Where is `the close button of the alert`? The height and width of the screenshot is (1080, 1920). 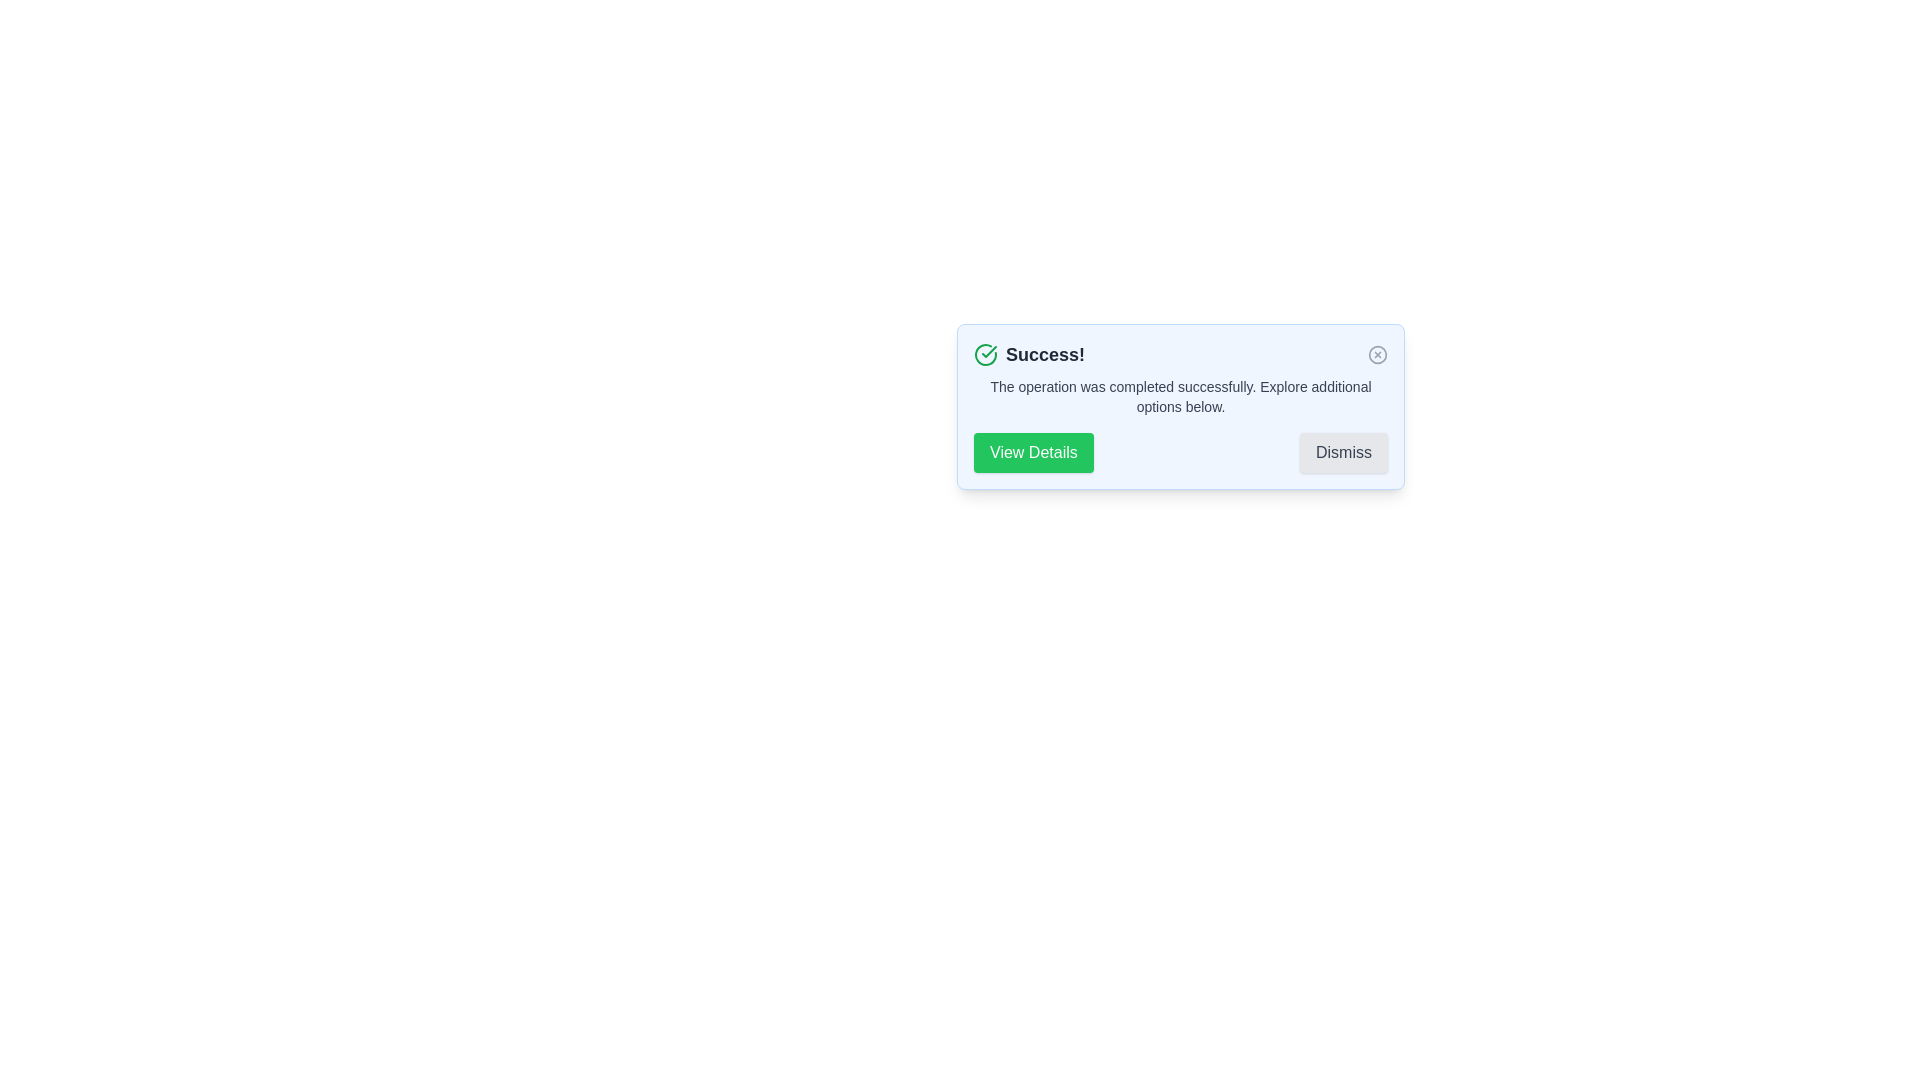 the close button of the alert is located at coordinates (1376, 353).